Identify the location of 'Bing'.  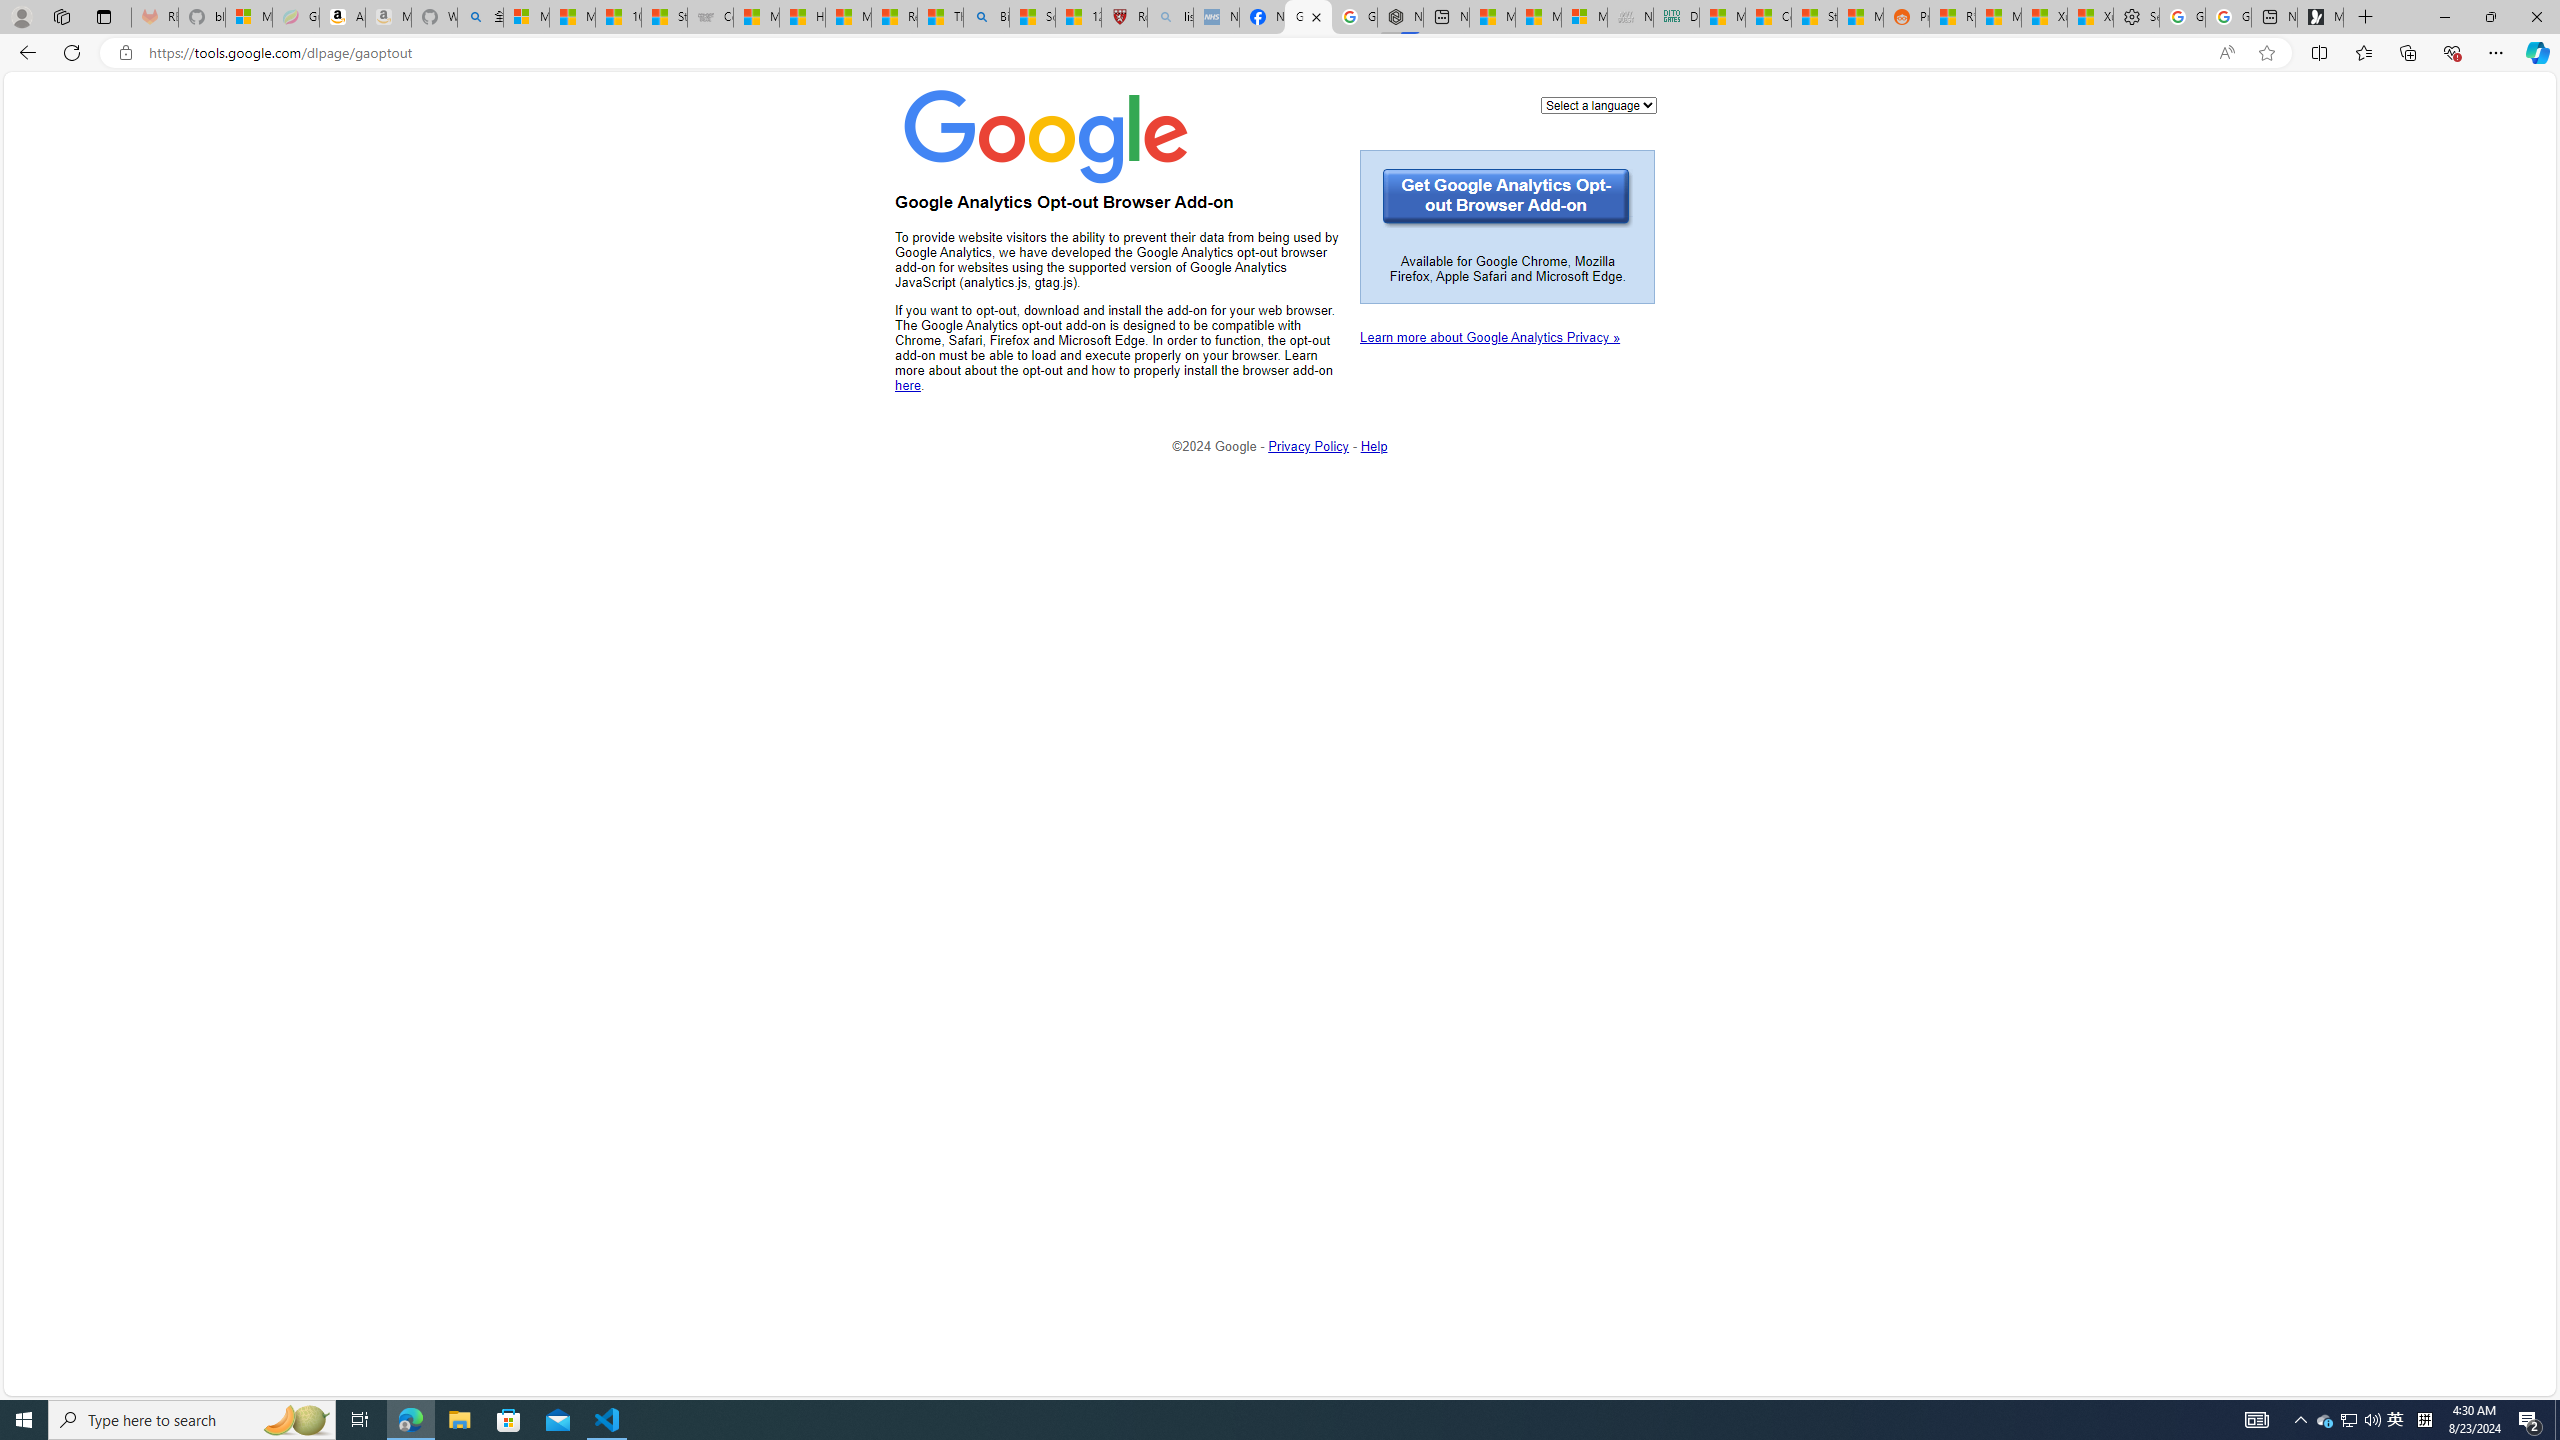
(986, 16).